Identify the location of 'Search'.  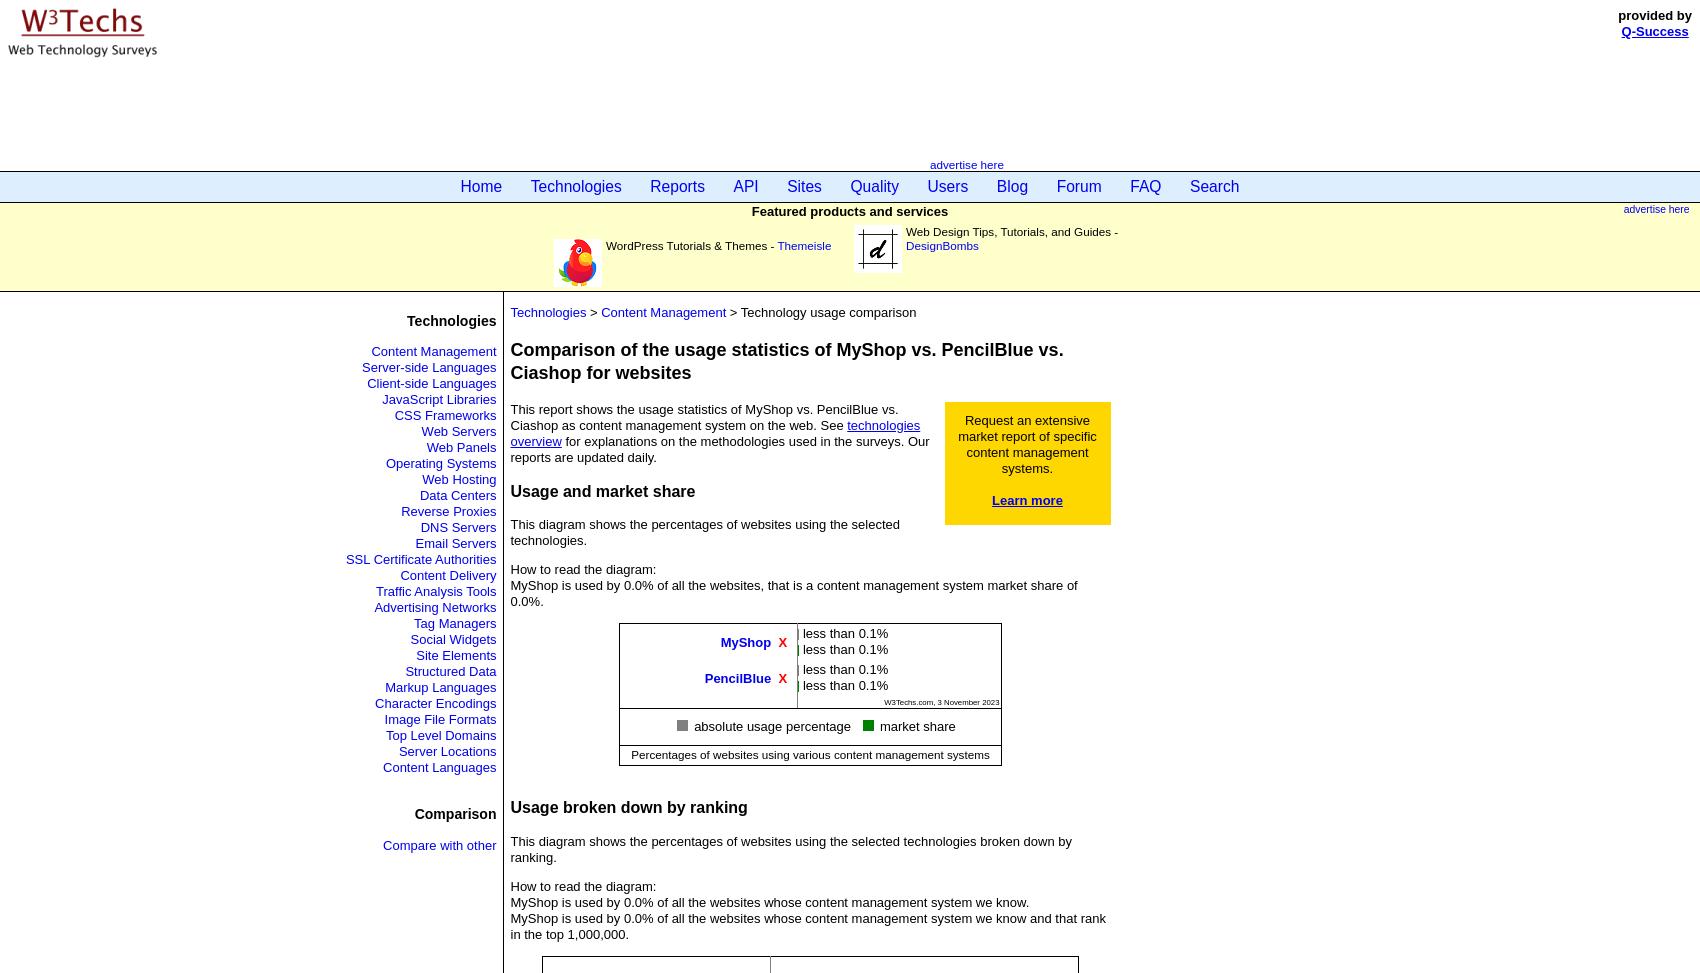
(1189, 186).